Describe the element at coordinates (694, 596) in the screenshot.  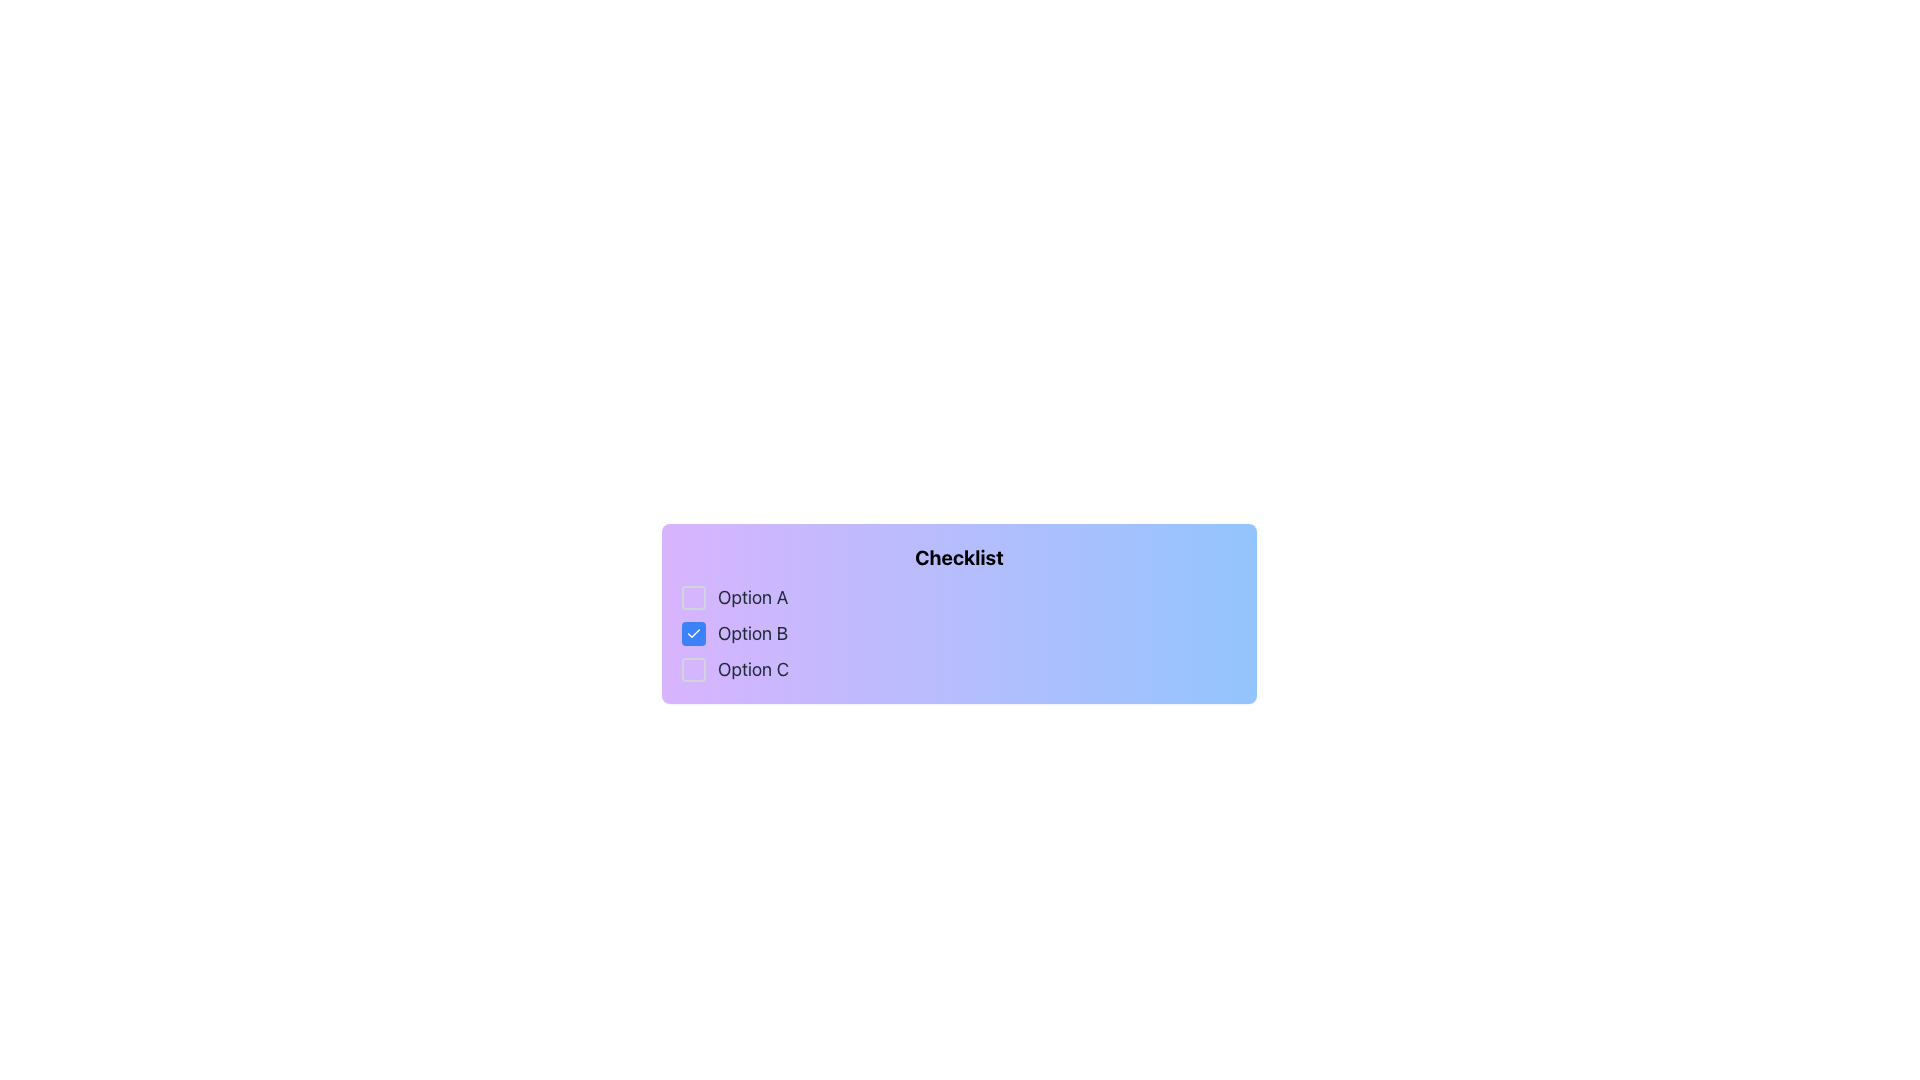
I see `the checkbox for 'Option A'` at that location.